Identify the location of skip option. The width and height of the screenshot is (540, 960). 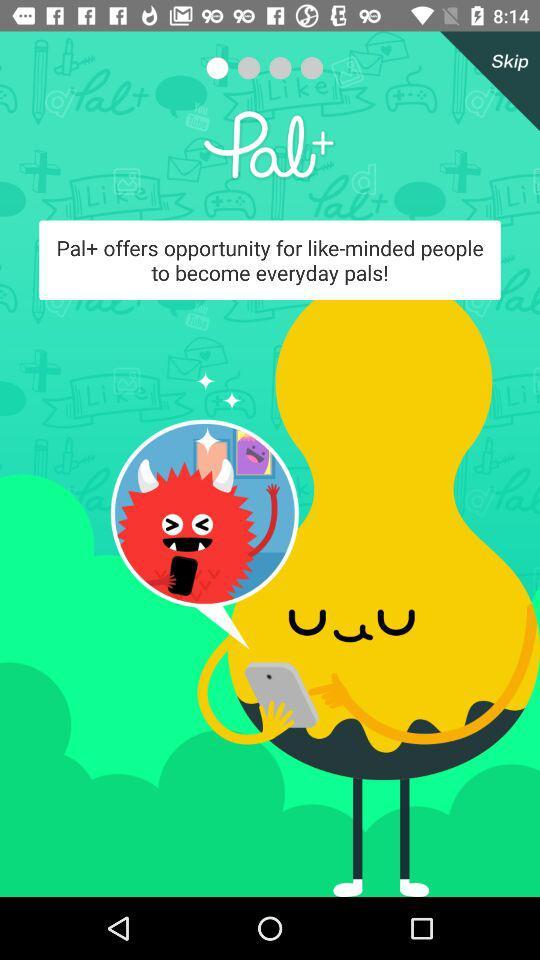
(485, 81).